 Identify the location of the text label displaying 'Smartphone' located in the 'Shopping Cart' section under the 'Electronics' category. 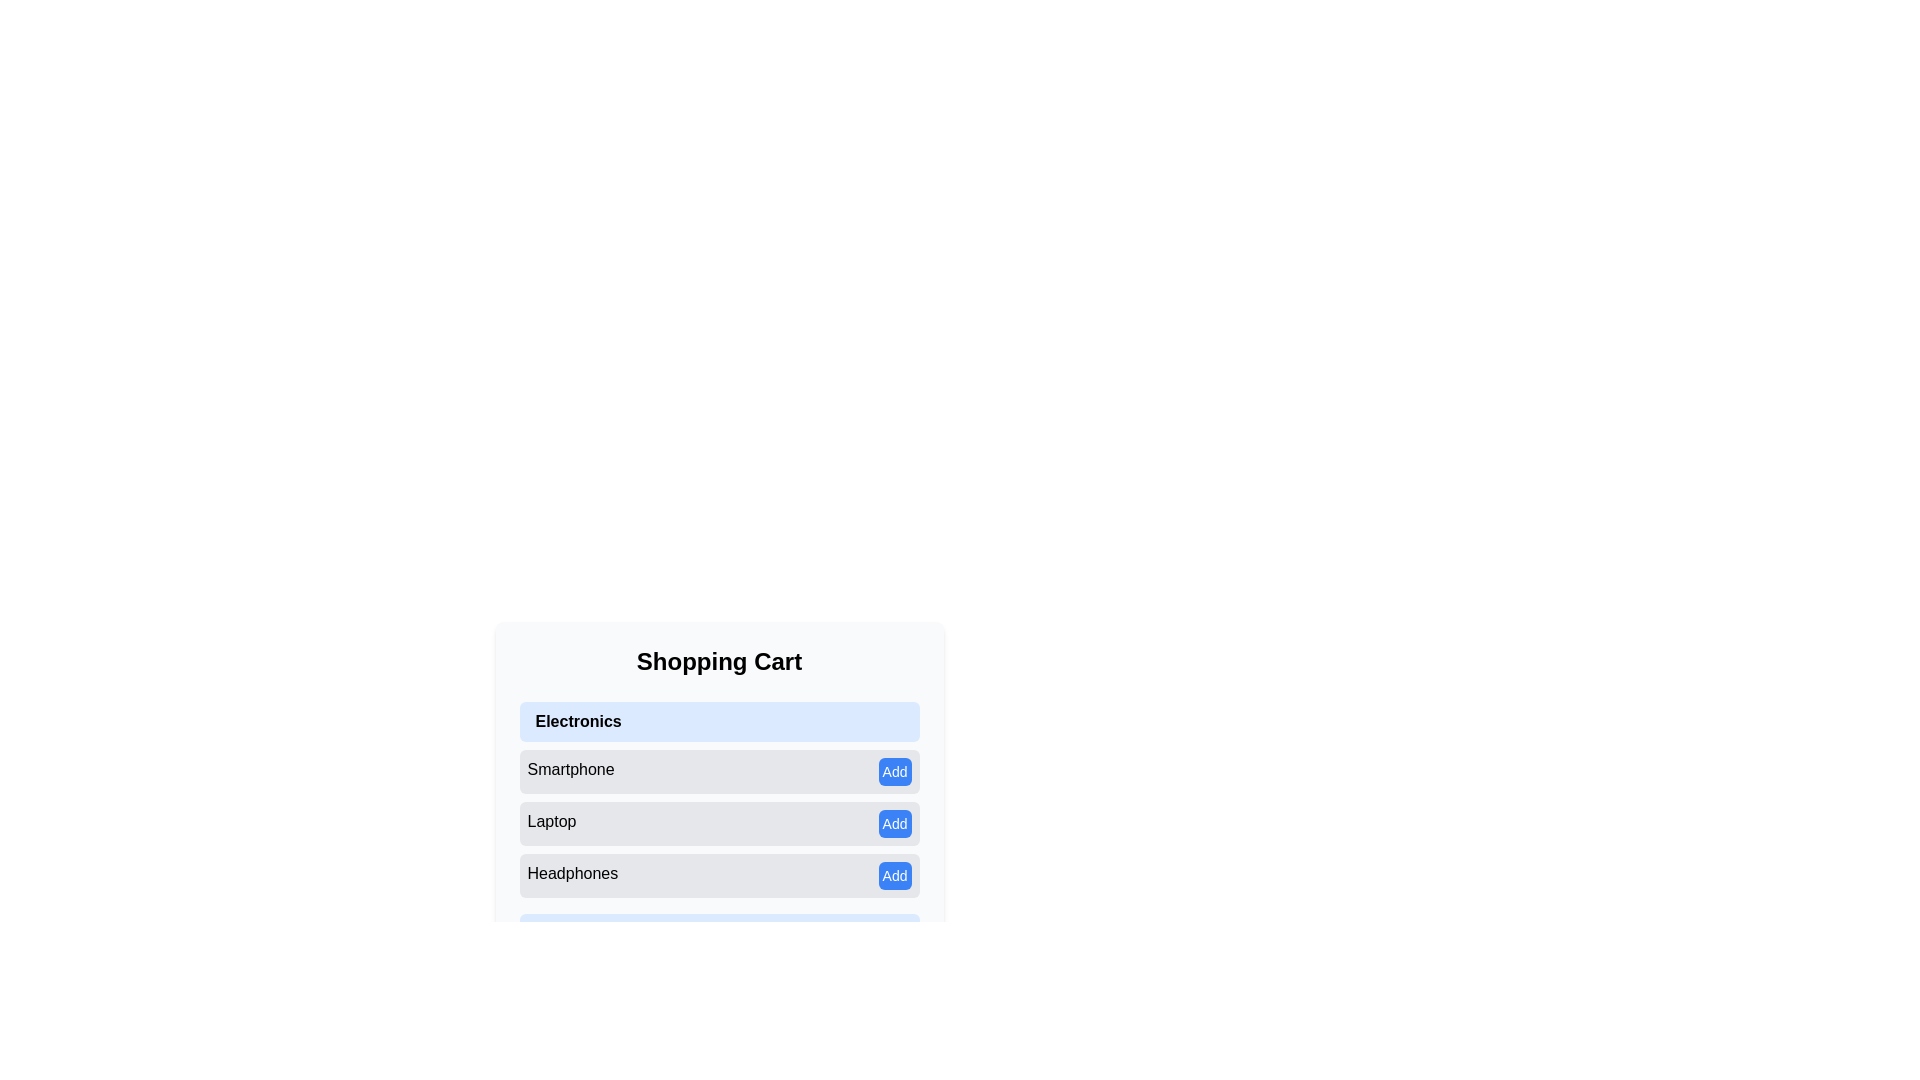
(570, 770).